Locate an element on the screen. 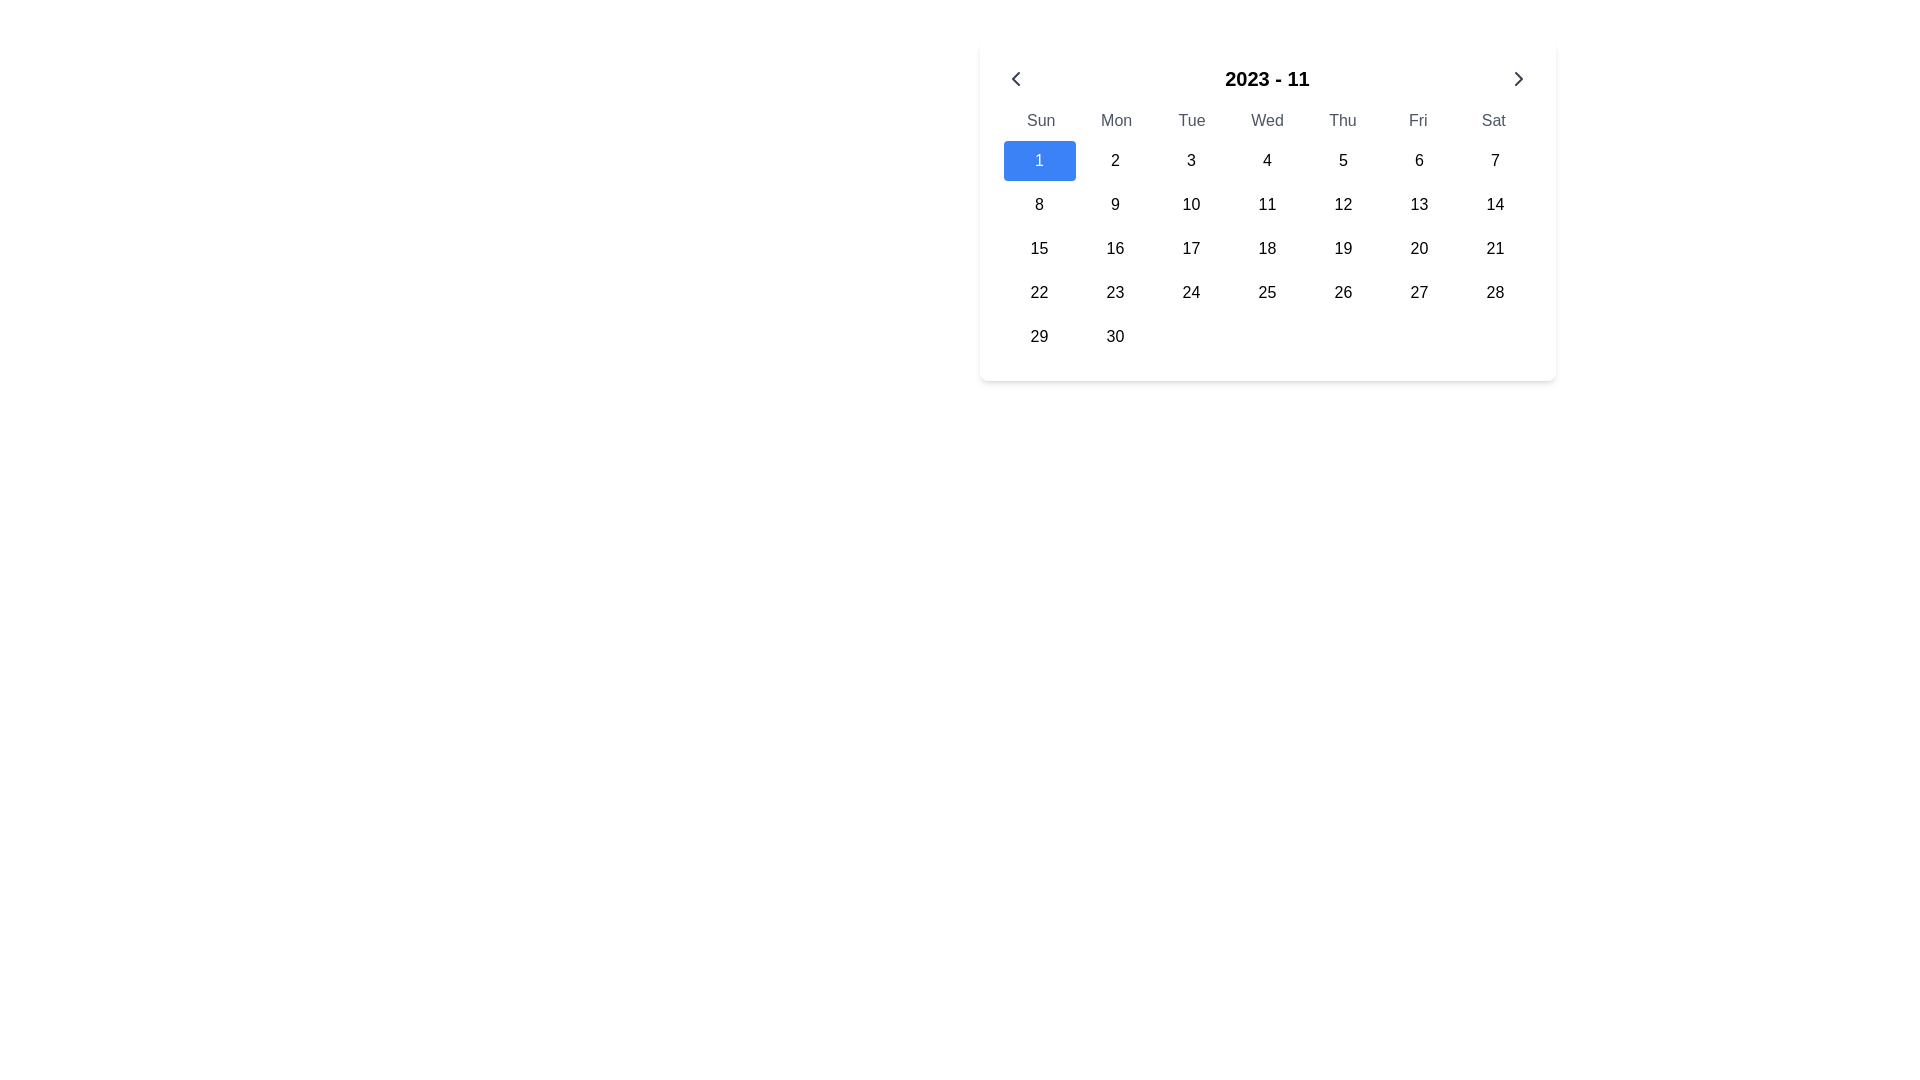 The width and height of the screenshot is (1920, 1080). the calendar day button representing the 22nd day, which is the first cell in its row of a 7-column grid layout is located at coordinates (1039, 293).